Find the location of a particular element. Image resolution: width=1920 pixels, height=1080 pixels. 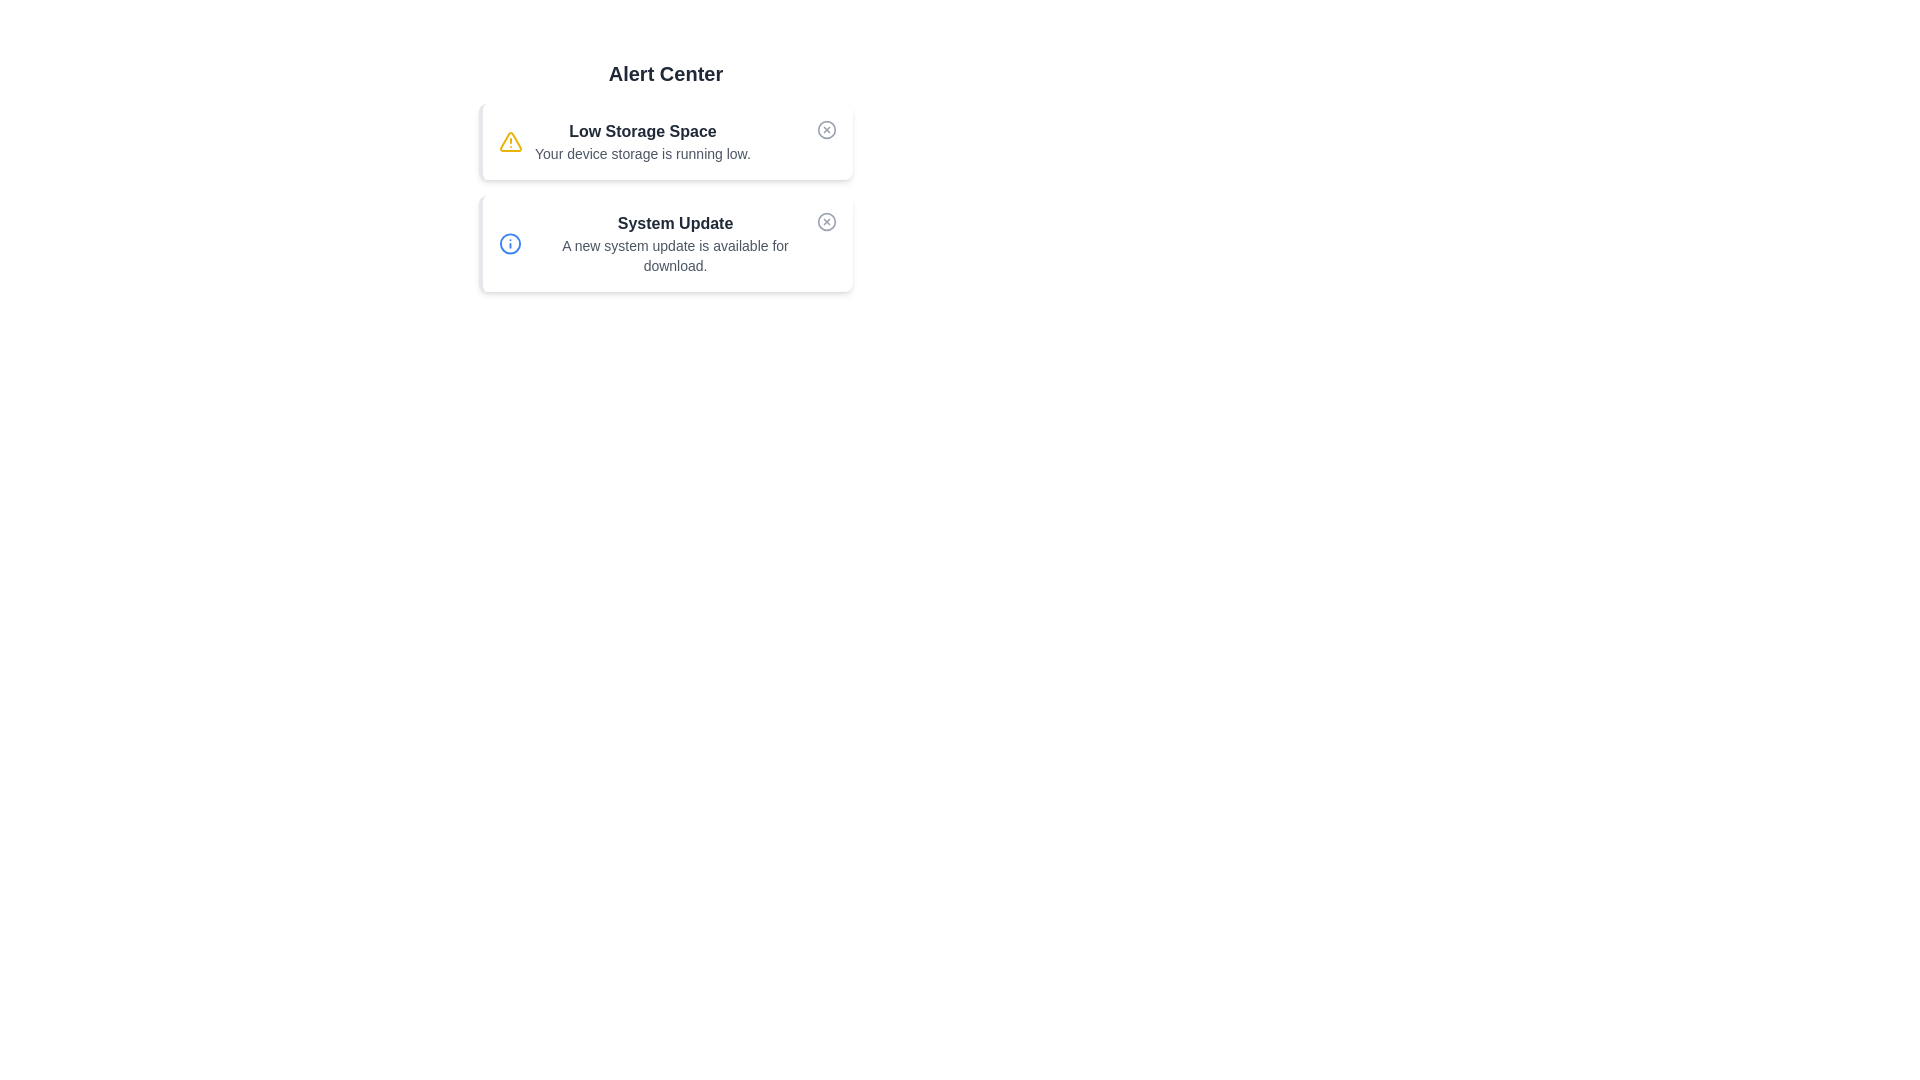

the dismiss button for the alert titled 'System Update' is located at coordinates (826, 222).